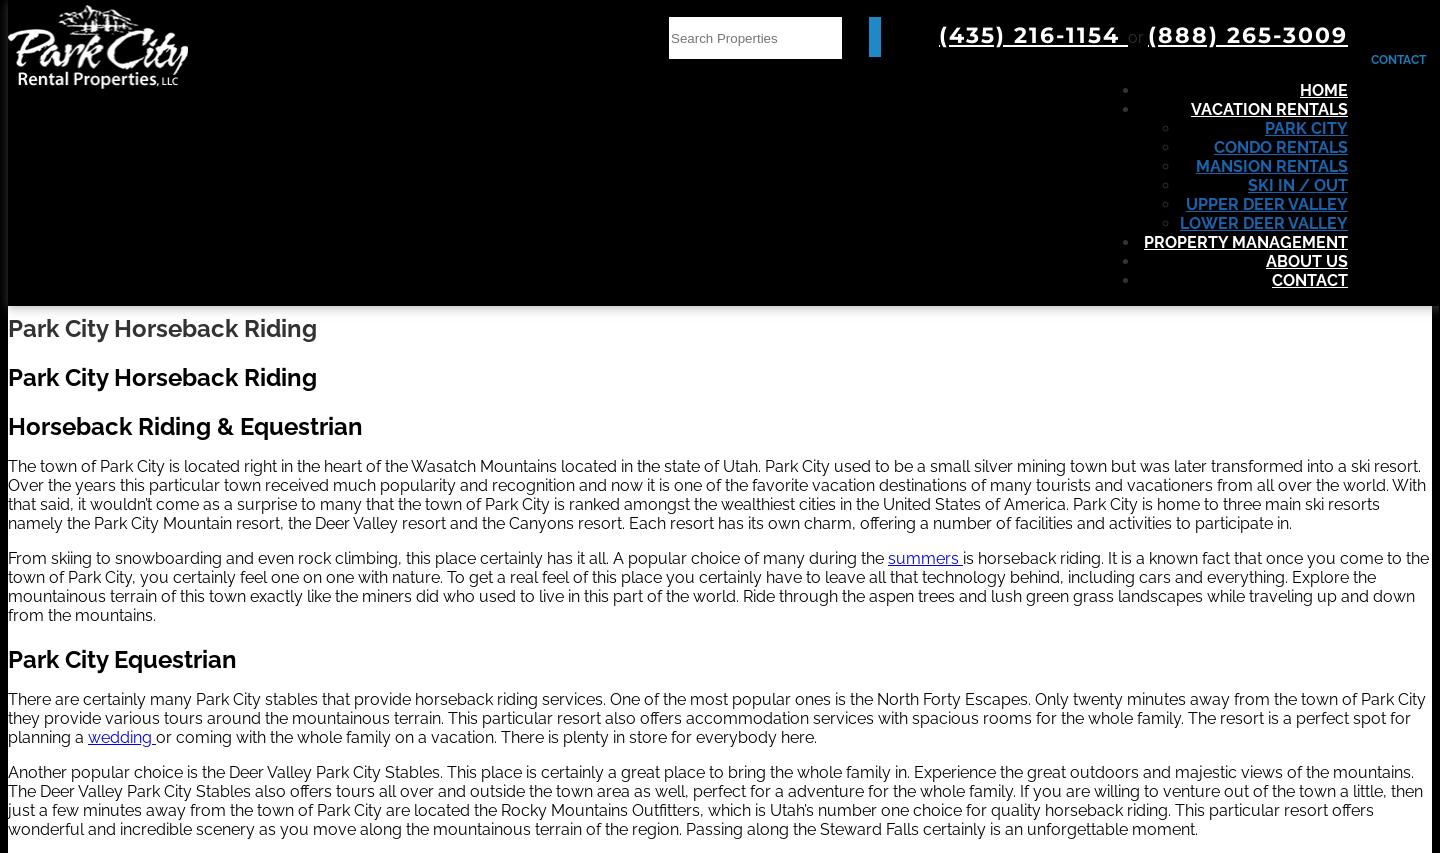  Describe the element at coordinates (7, 424) in the screenshot. I see `'Horseback Riding & Equestrian'` at that location.